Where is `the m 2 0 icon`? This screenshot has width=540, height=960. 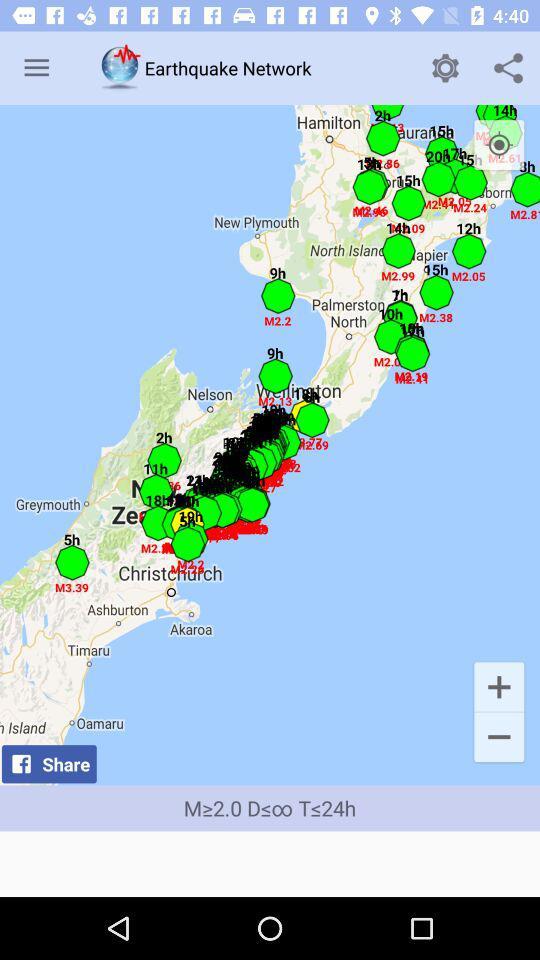 the m 2 0 icon is located at coordinates (270, 808).